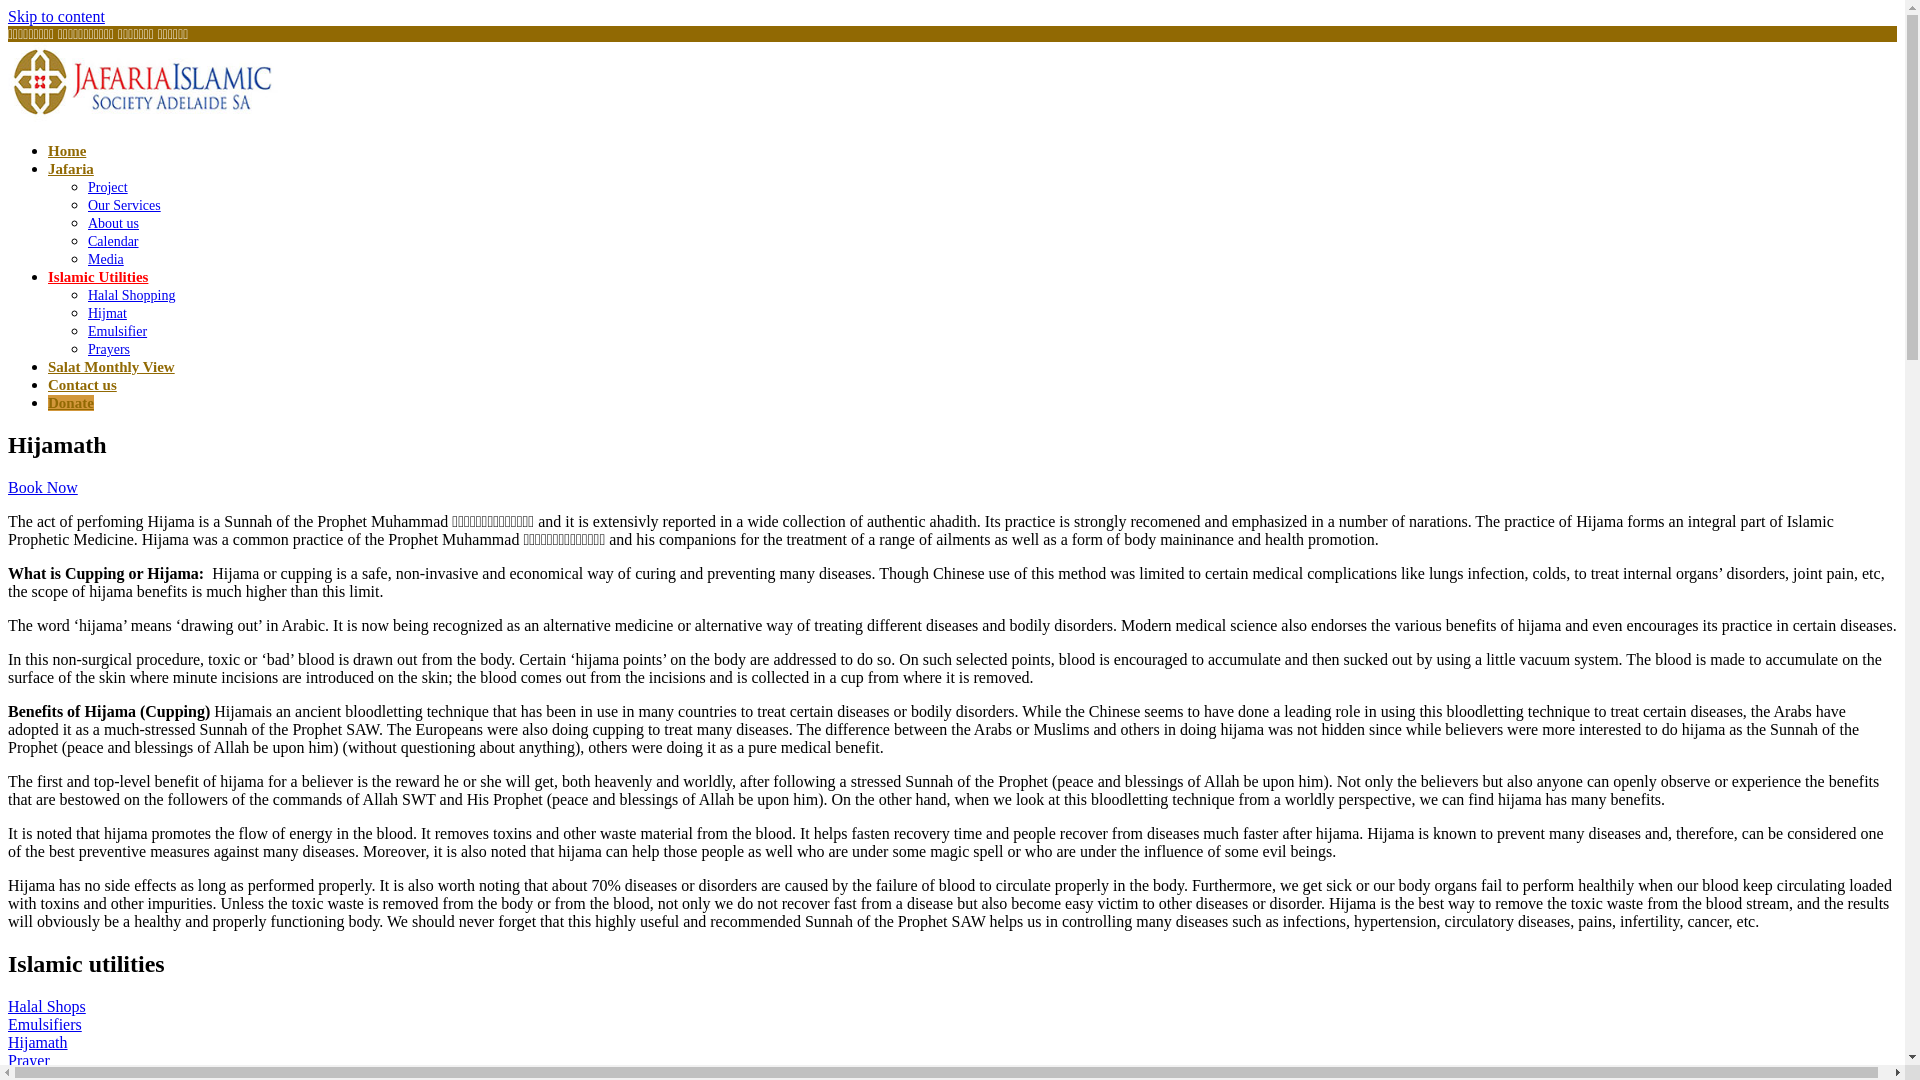 This screenshot has width=1920, height=1080. Describe the element at coordinates (106, 313) in the screenshot. I see `'Hijmat'` at that location.